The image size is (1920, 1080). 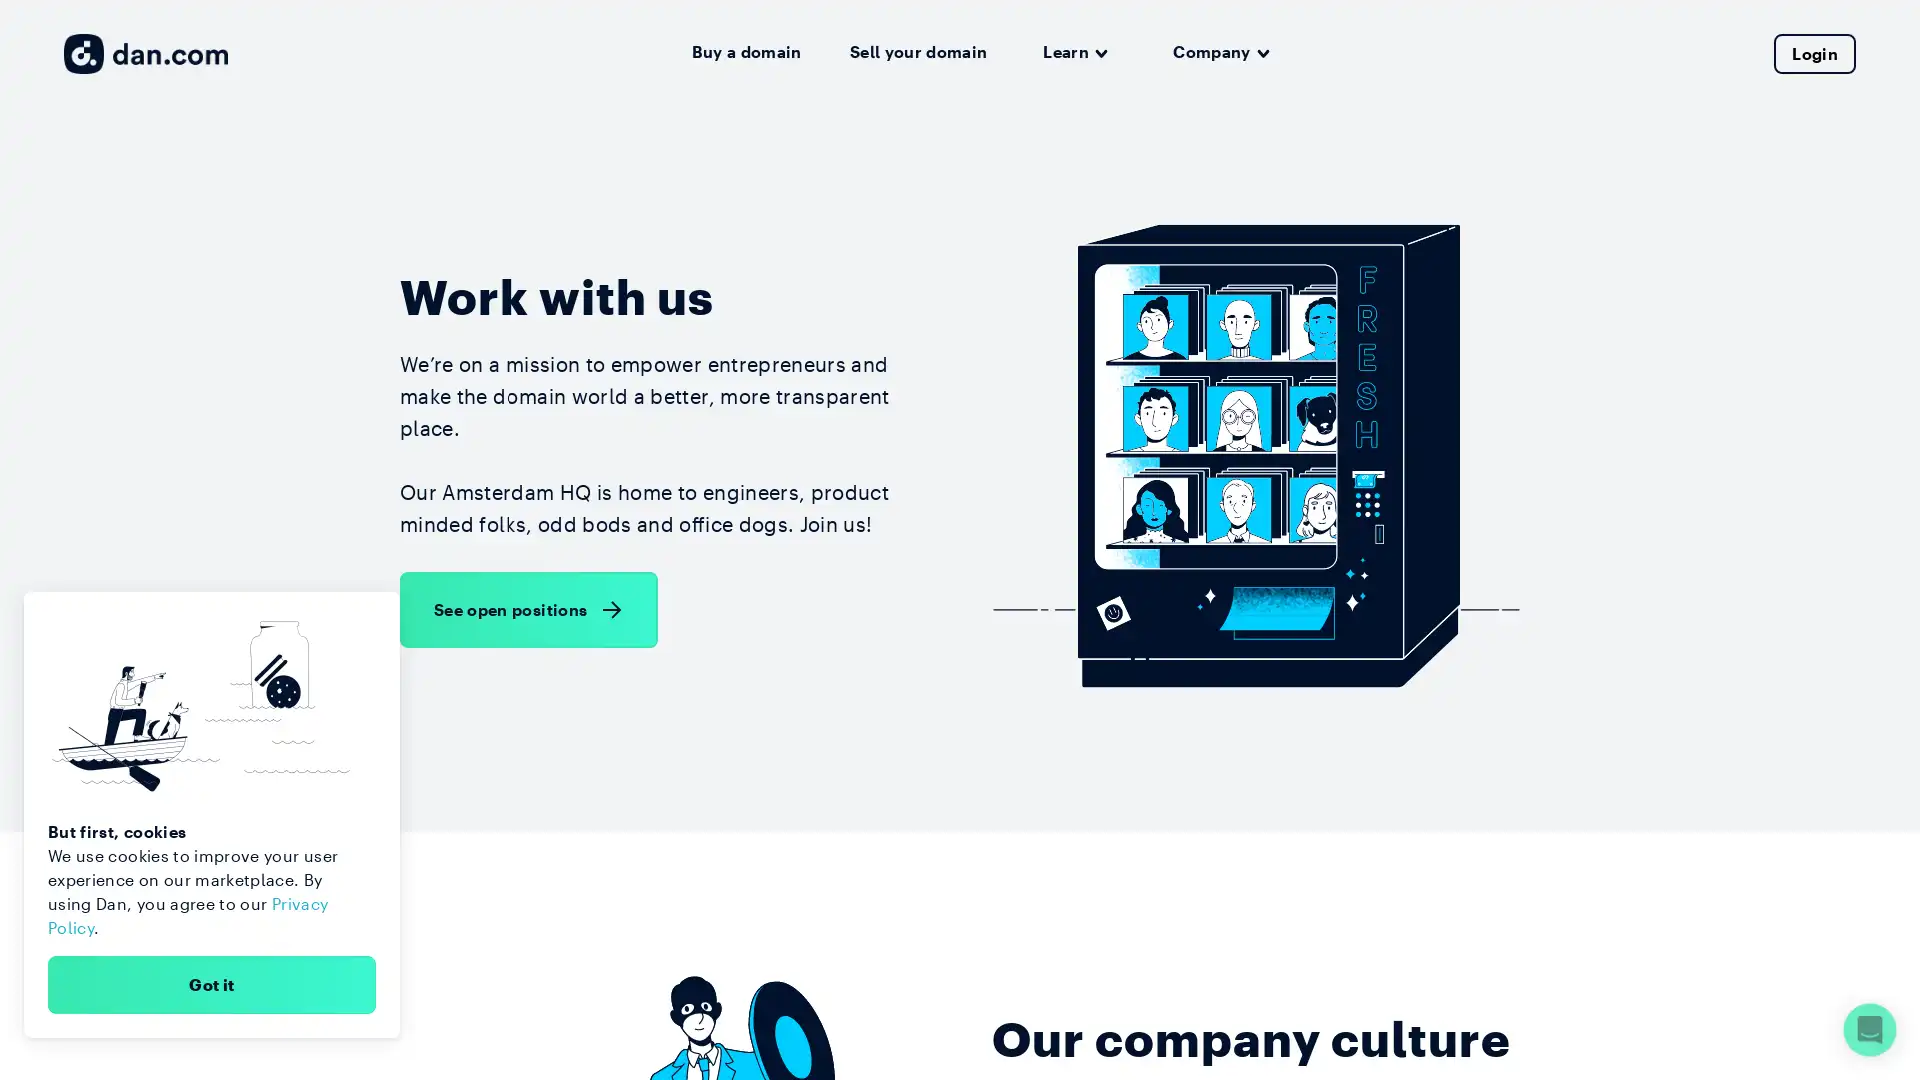 I want to click on Got it, so click(x=211, y=983).